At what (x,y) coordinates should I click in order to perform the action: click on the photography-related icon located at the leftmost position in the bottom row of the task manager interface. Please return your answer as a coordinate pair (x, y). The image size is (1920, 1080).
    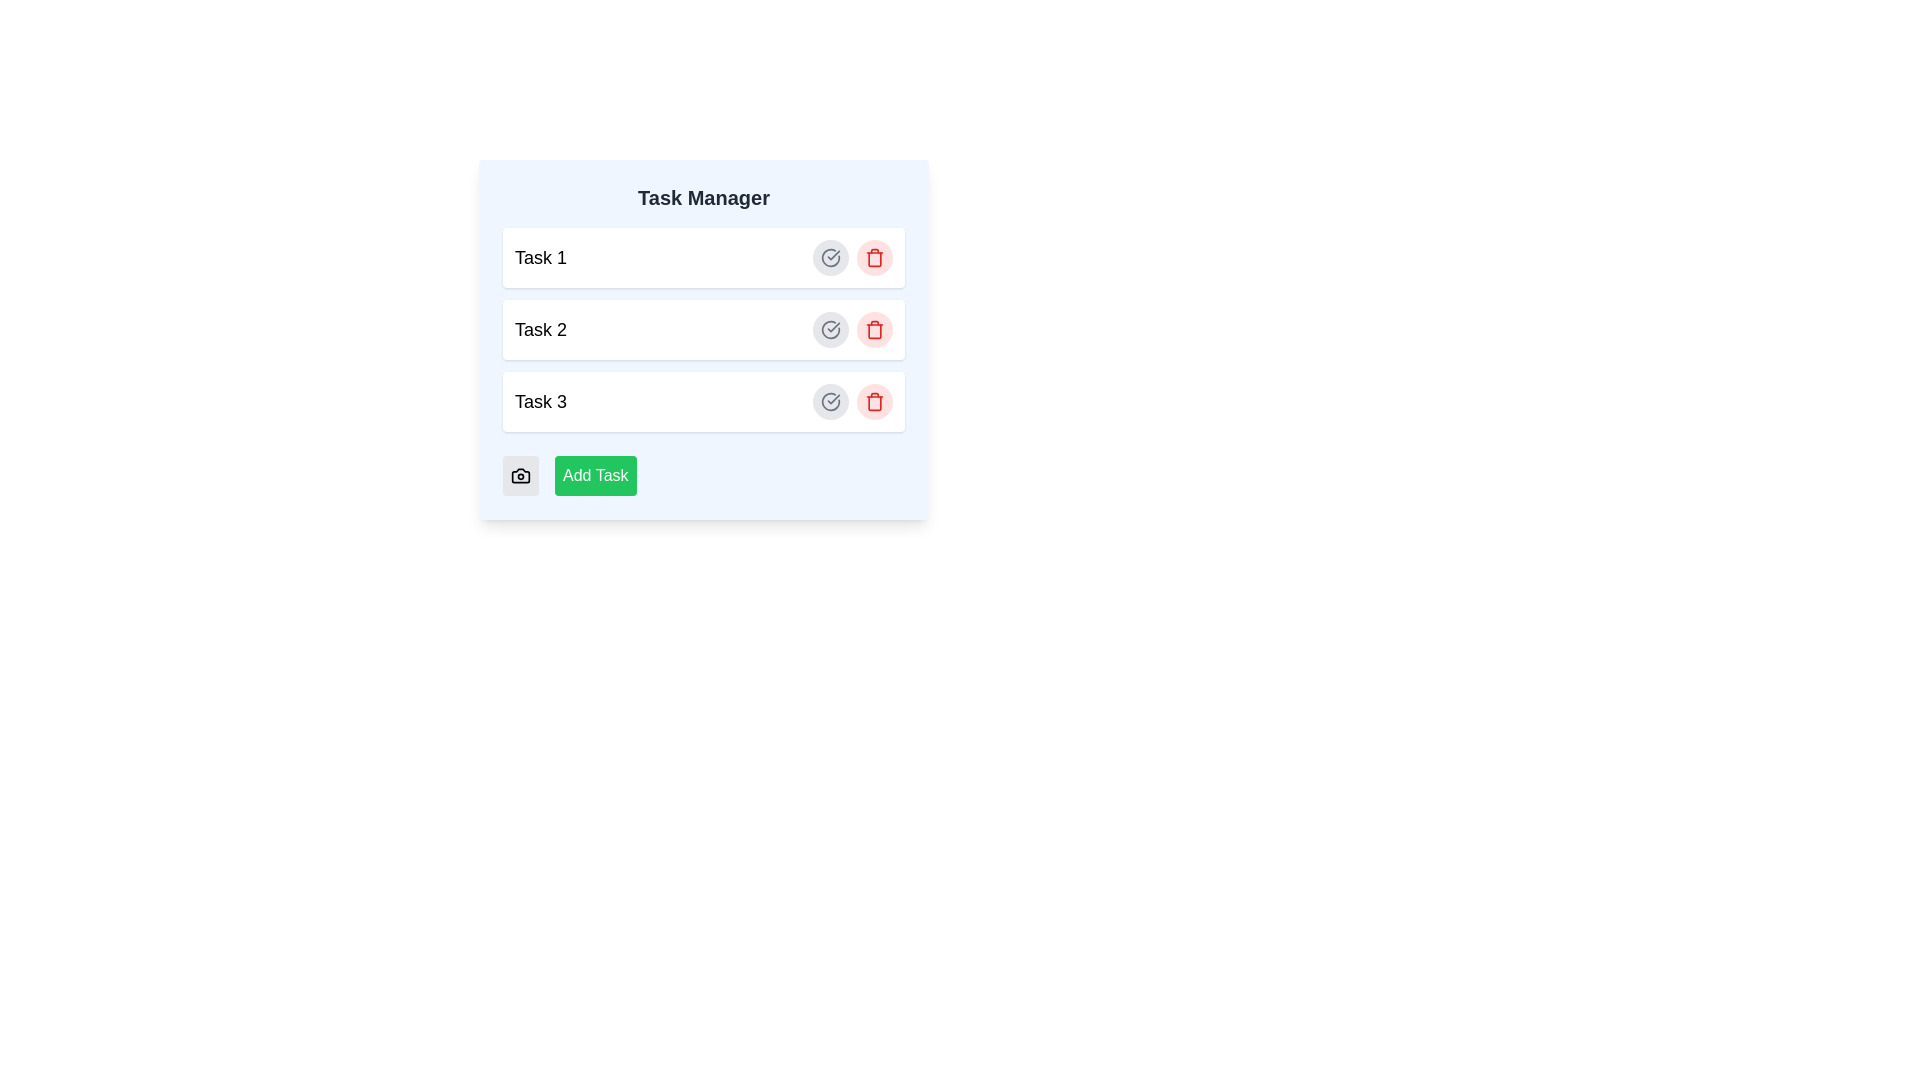
    Looking at the image, I should click on (521, 475).